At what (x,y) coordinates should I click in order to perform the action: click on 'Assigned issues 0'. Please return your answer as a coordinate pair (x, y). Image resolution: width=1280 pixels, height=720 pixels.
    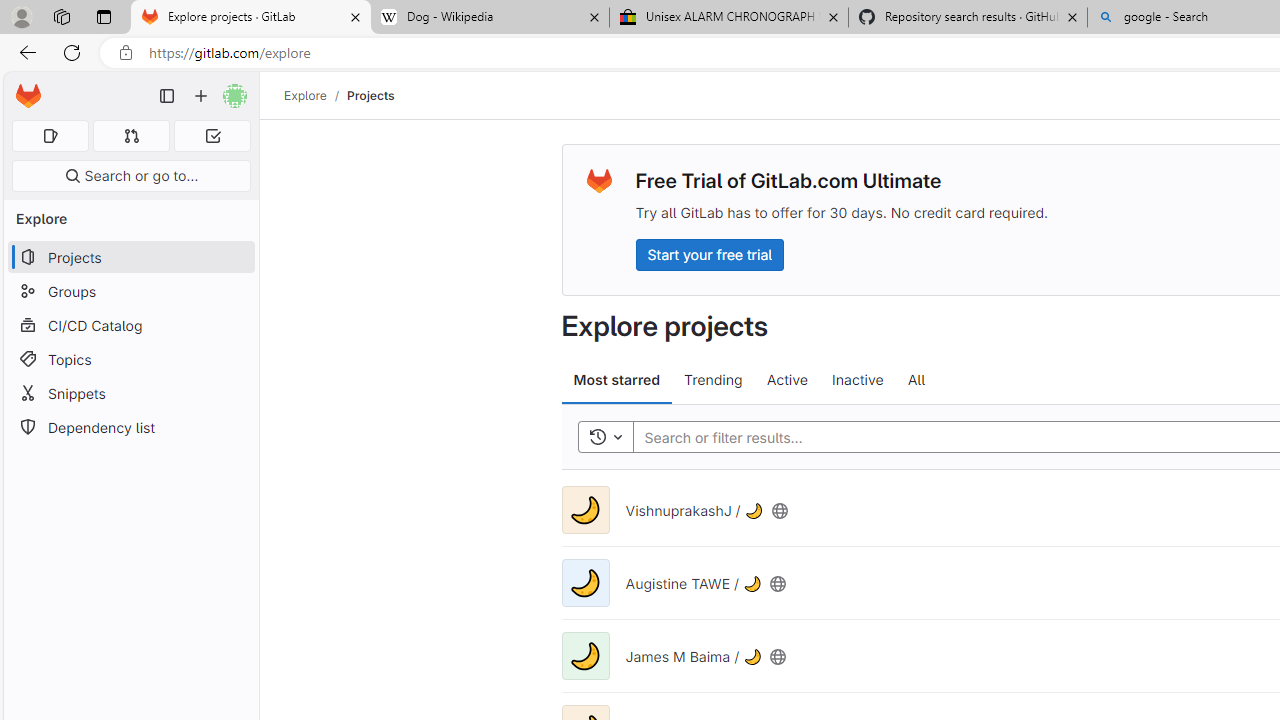
    Looking at the image, I should click on (50, 135).